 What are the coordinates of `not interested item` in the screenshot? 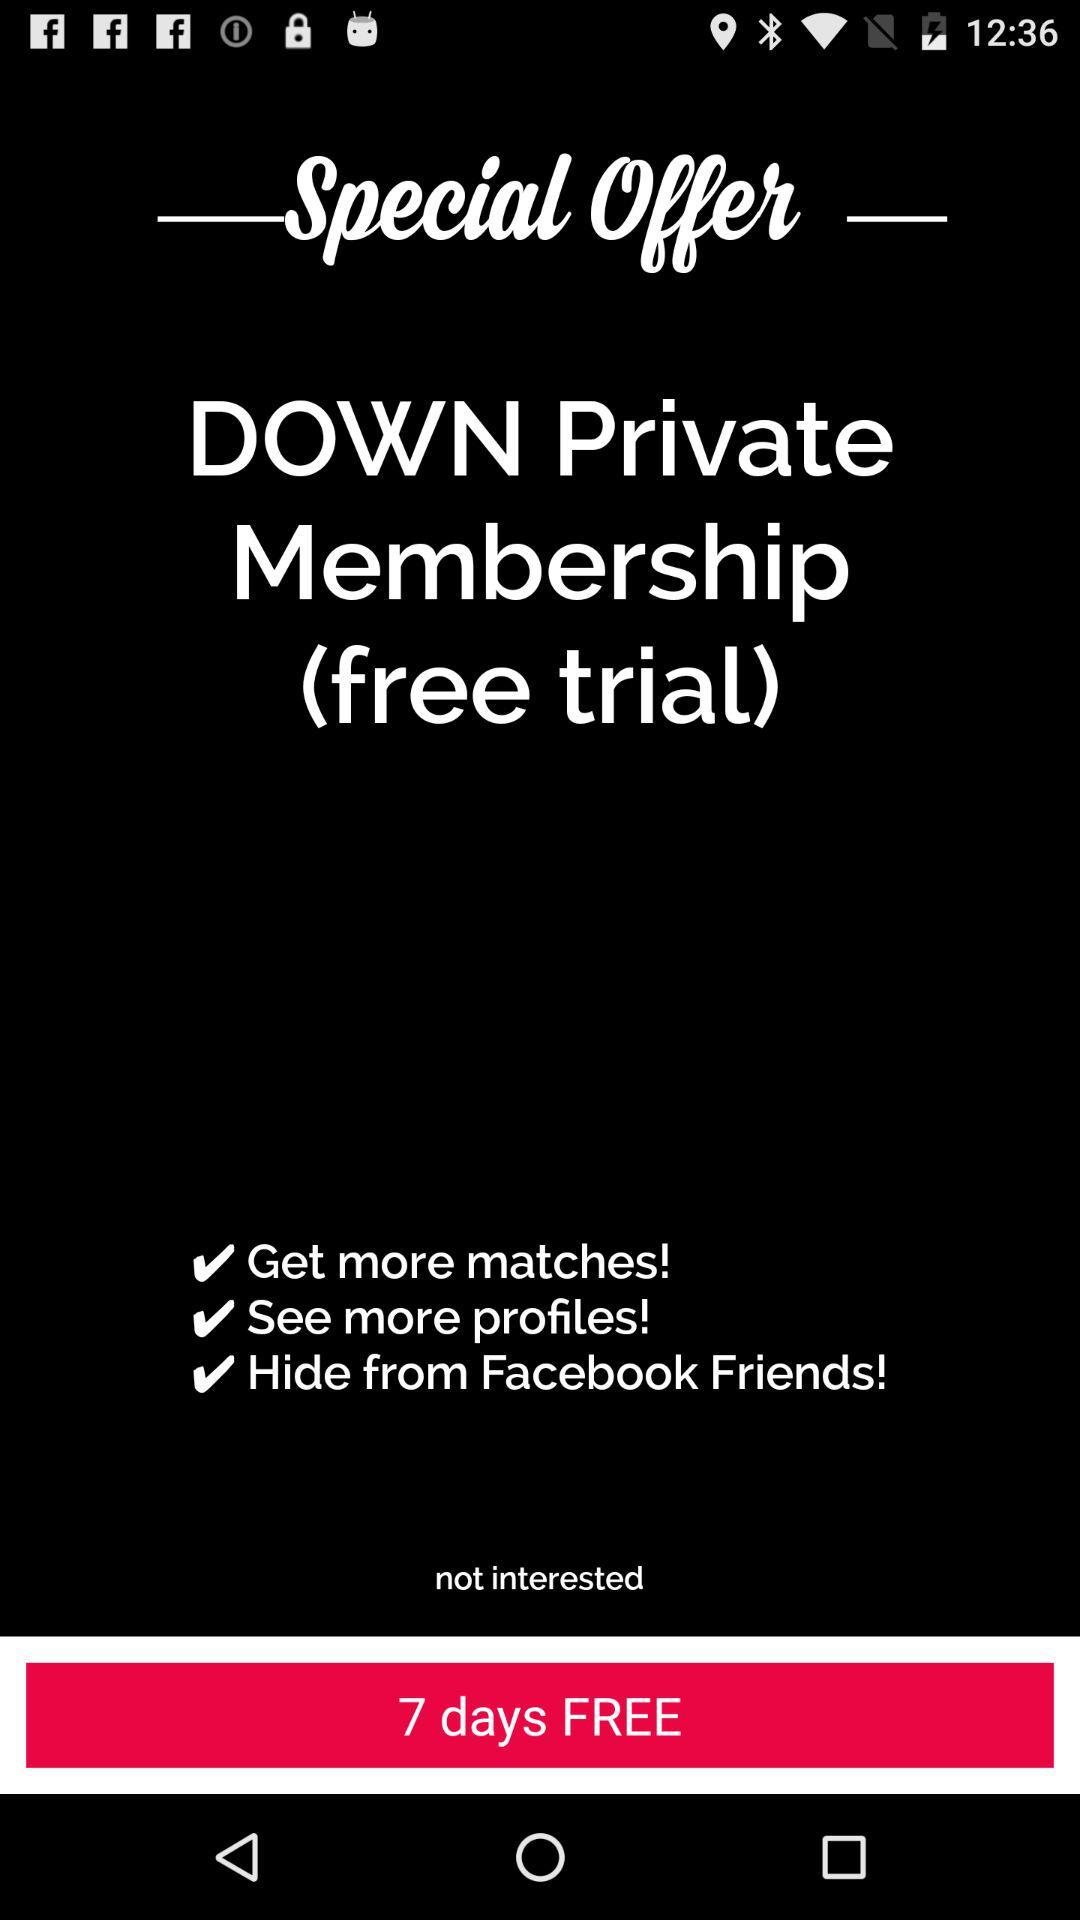 It's located at (538, 1577).